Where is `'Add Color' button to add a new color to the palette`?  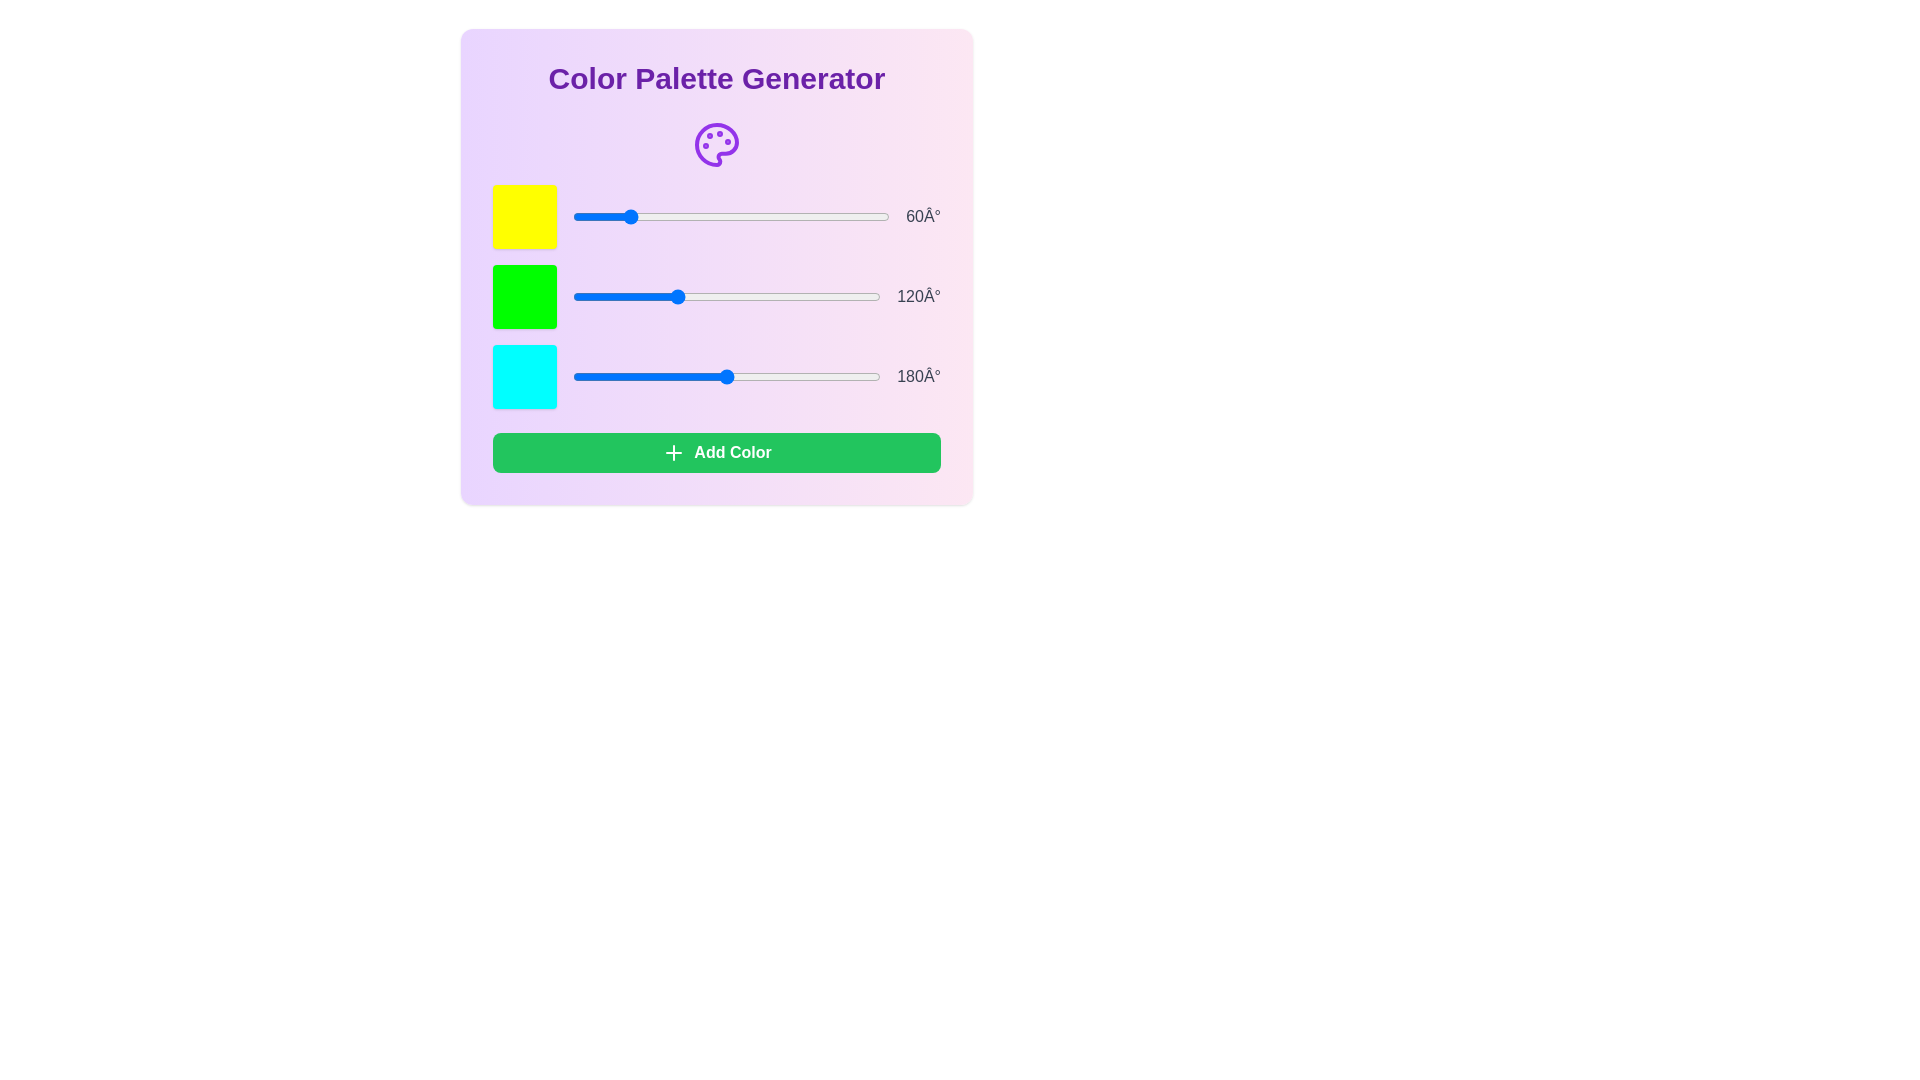 'Add Color' button to add a new color to the palette is located at coordinates (716, 452).